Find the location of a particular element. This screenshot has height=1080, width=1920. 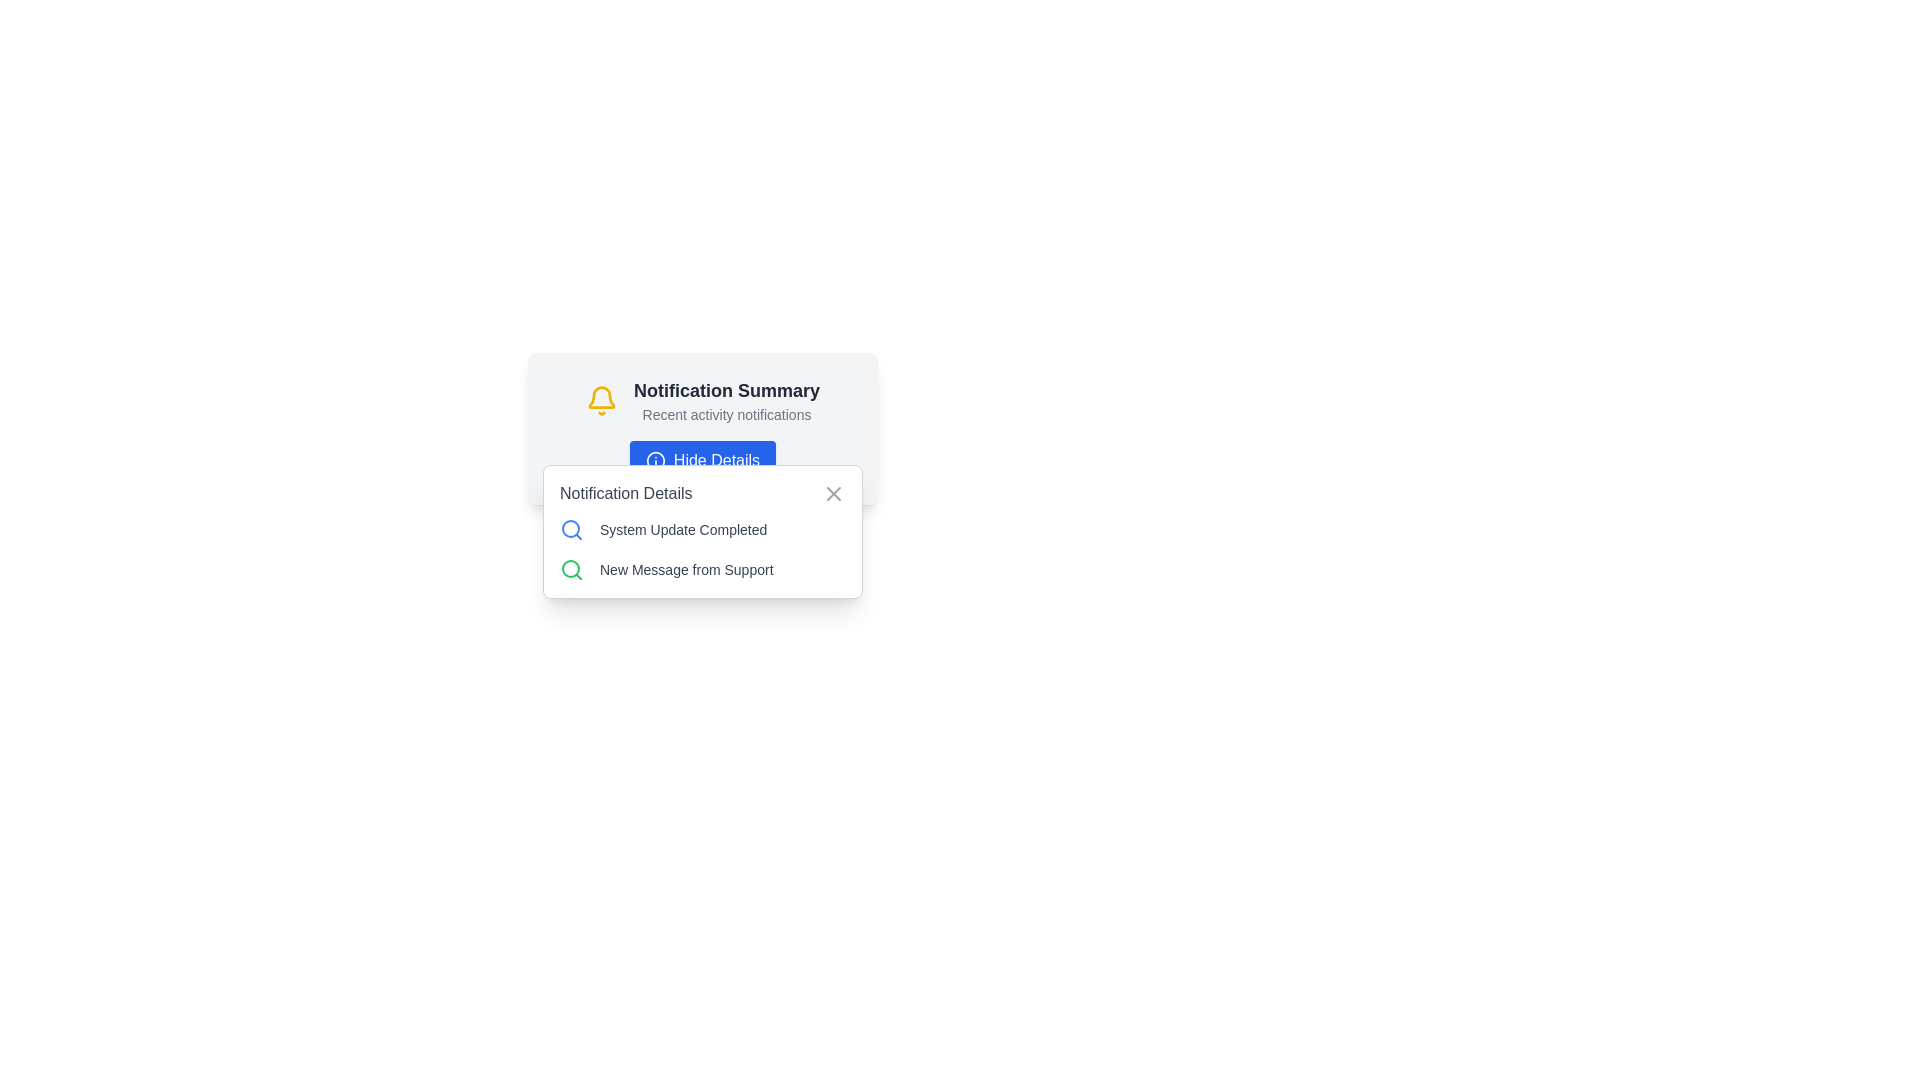

the 'Notification Summary' static text label, which is bold and larger in size, located above the 'Hide Details' blue button and to the right of the yellow bell icon in the notification panel is located at coordinates (725, 401).